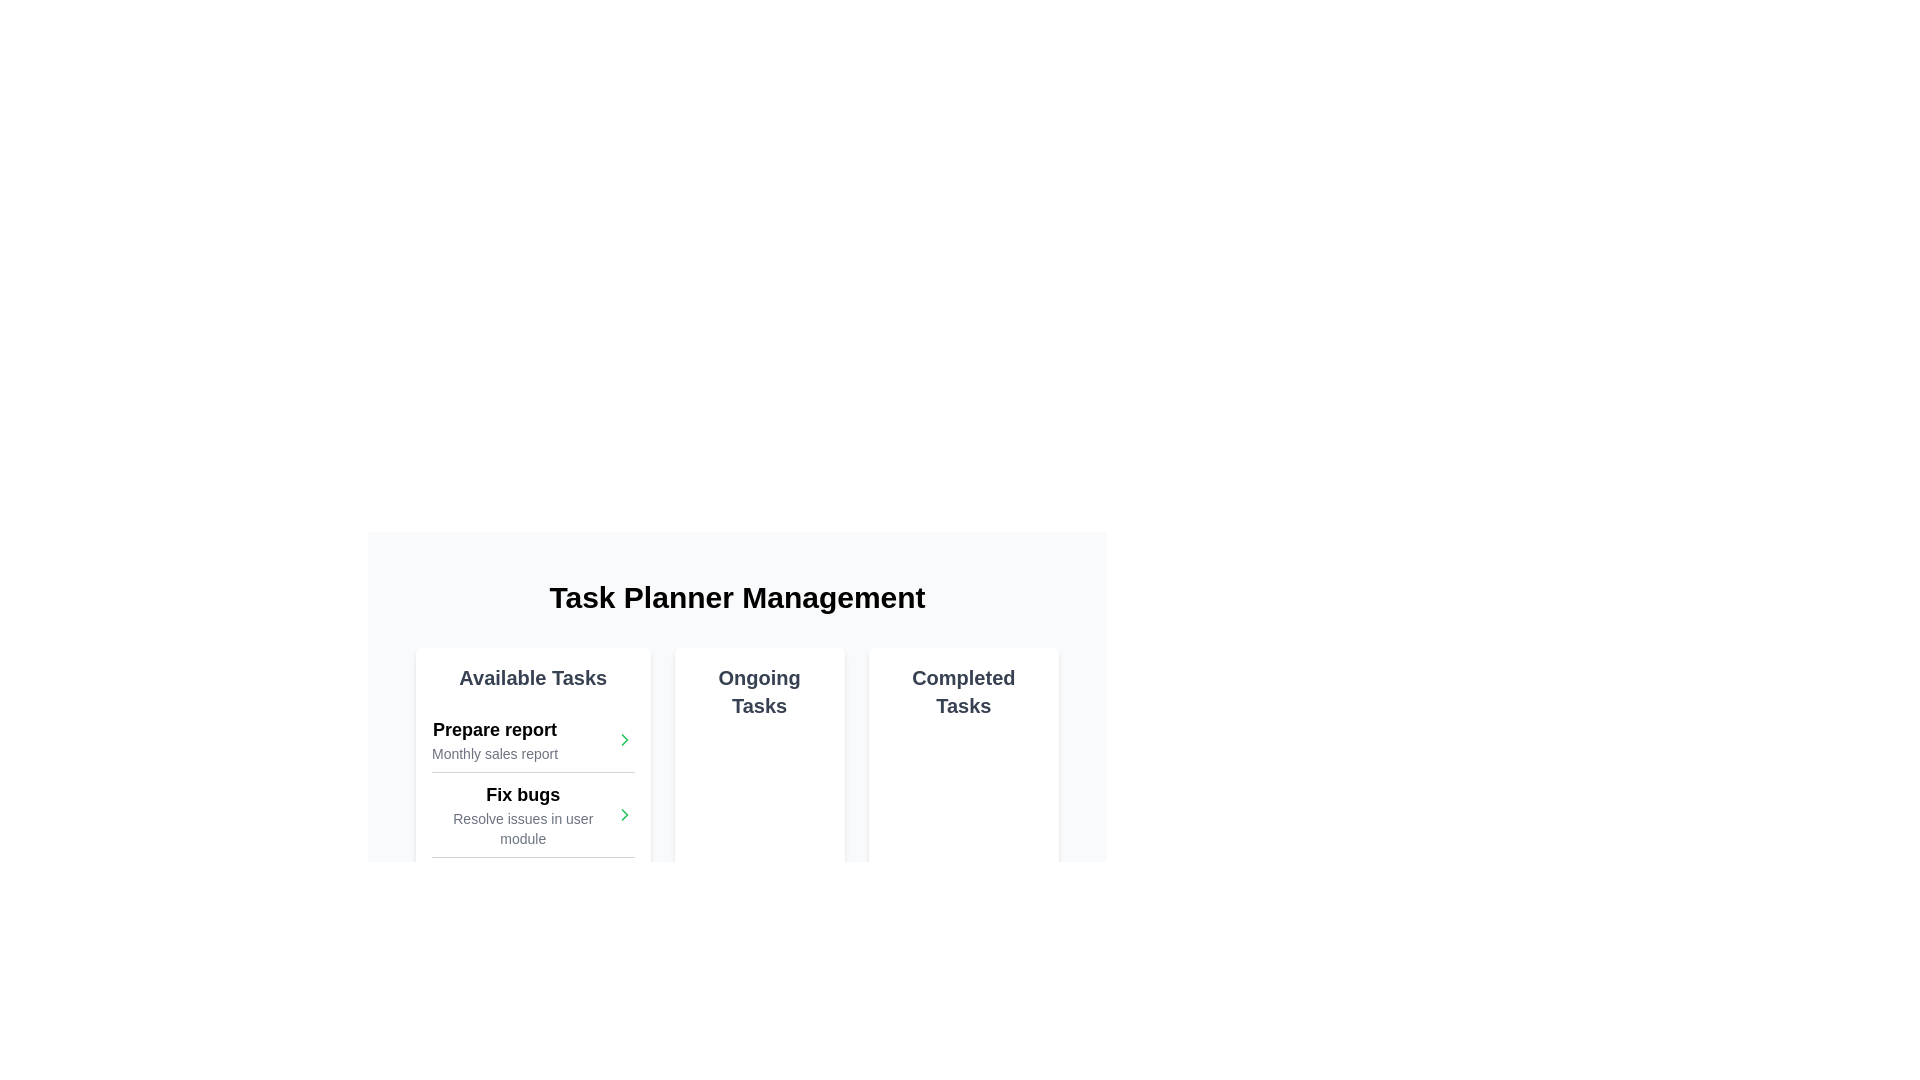 This screenshot has height=1080, width=1920. What do you see at coordinates (494, 753) in the screenshot?
I see `the text label that reads 'Monthly sales report', which is styled in small gray font and positioned directly below the bold text 'Prepare report' in the 'Available Tasks' section` at bounding box center [494, 753].